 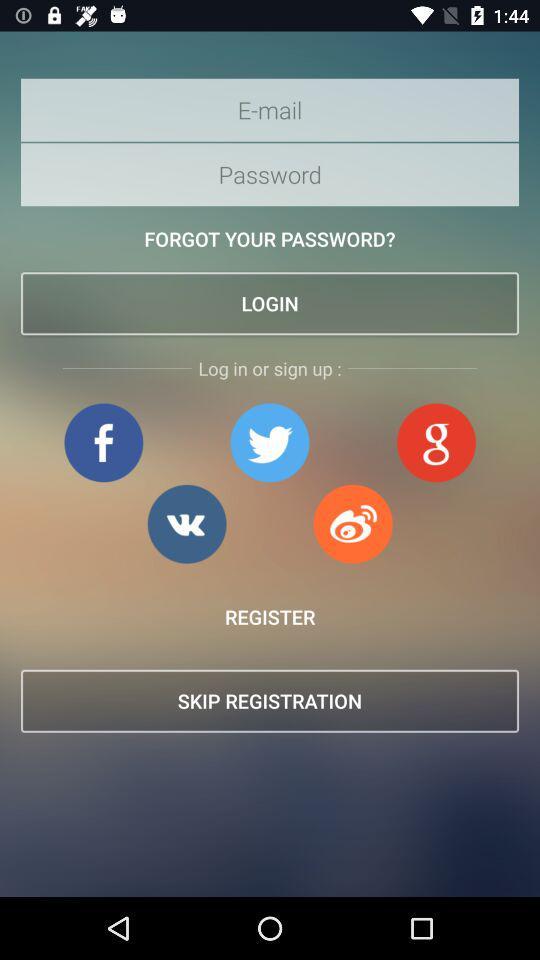 What do you see at coordinates (269, 442) in the screenshot?
I see `login using twitter` at bounding box center [269, 442].